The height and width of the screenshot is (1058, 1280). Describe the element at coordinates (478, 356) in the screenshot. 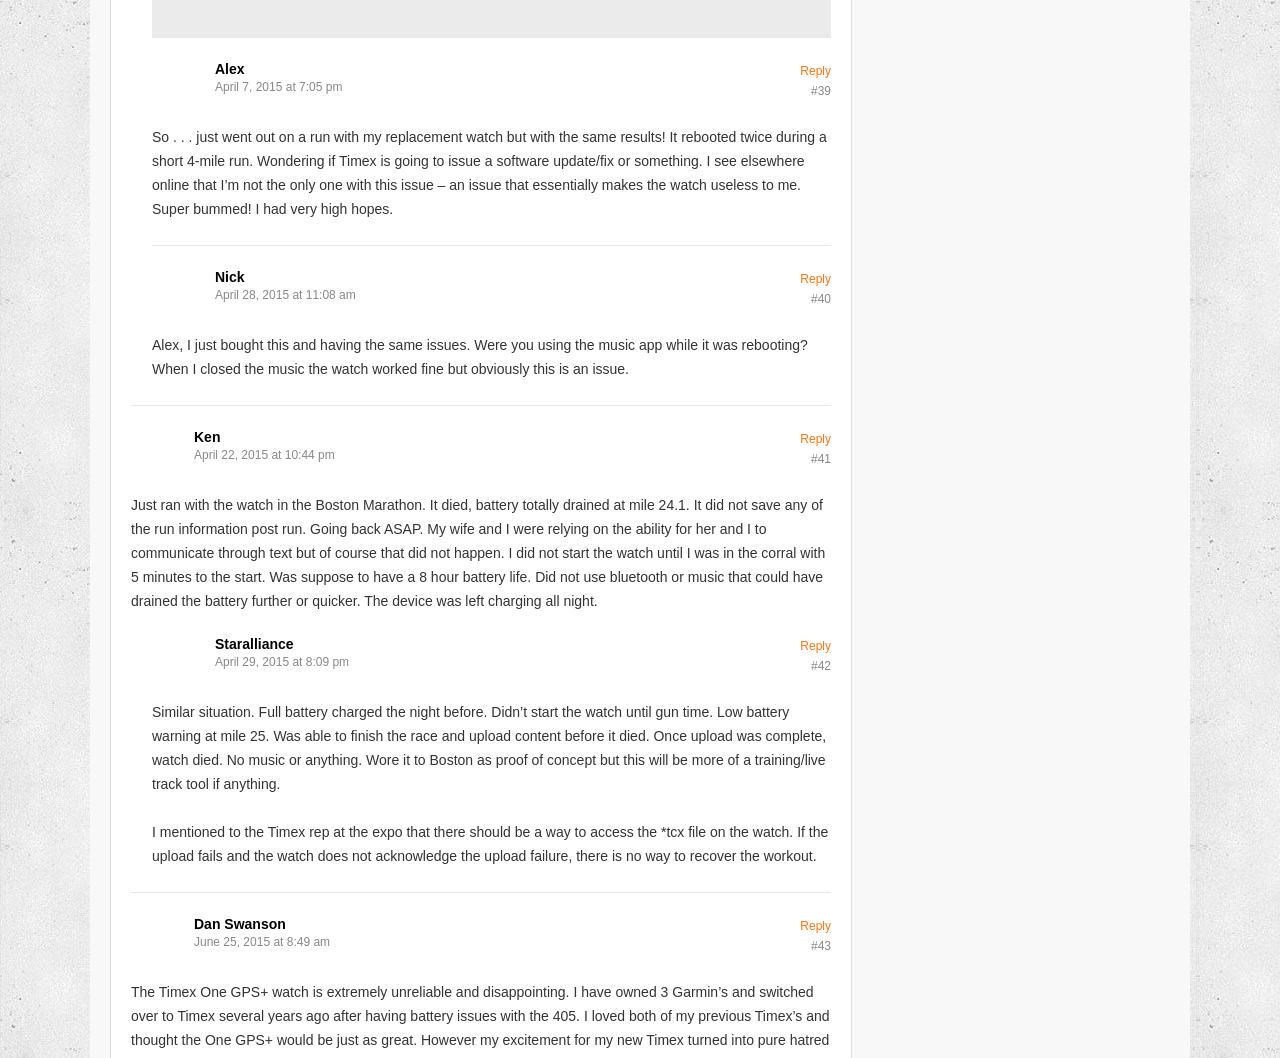

I see `'Alex, I just bought this and having the same issues. Were you using the music app while it was rebooting? When I closed the music the watch worked fine but obviously this is an issue.'` at that location.